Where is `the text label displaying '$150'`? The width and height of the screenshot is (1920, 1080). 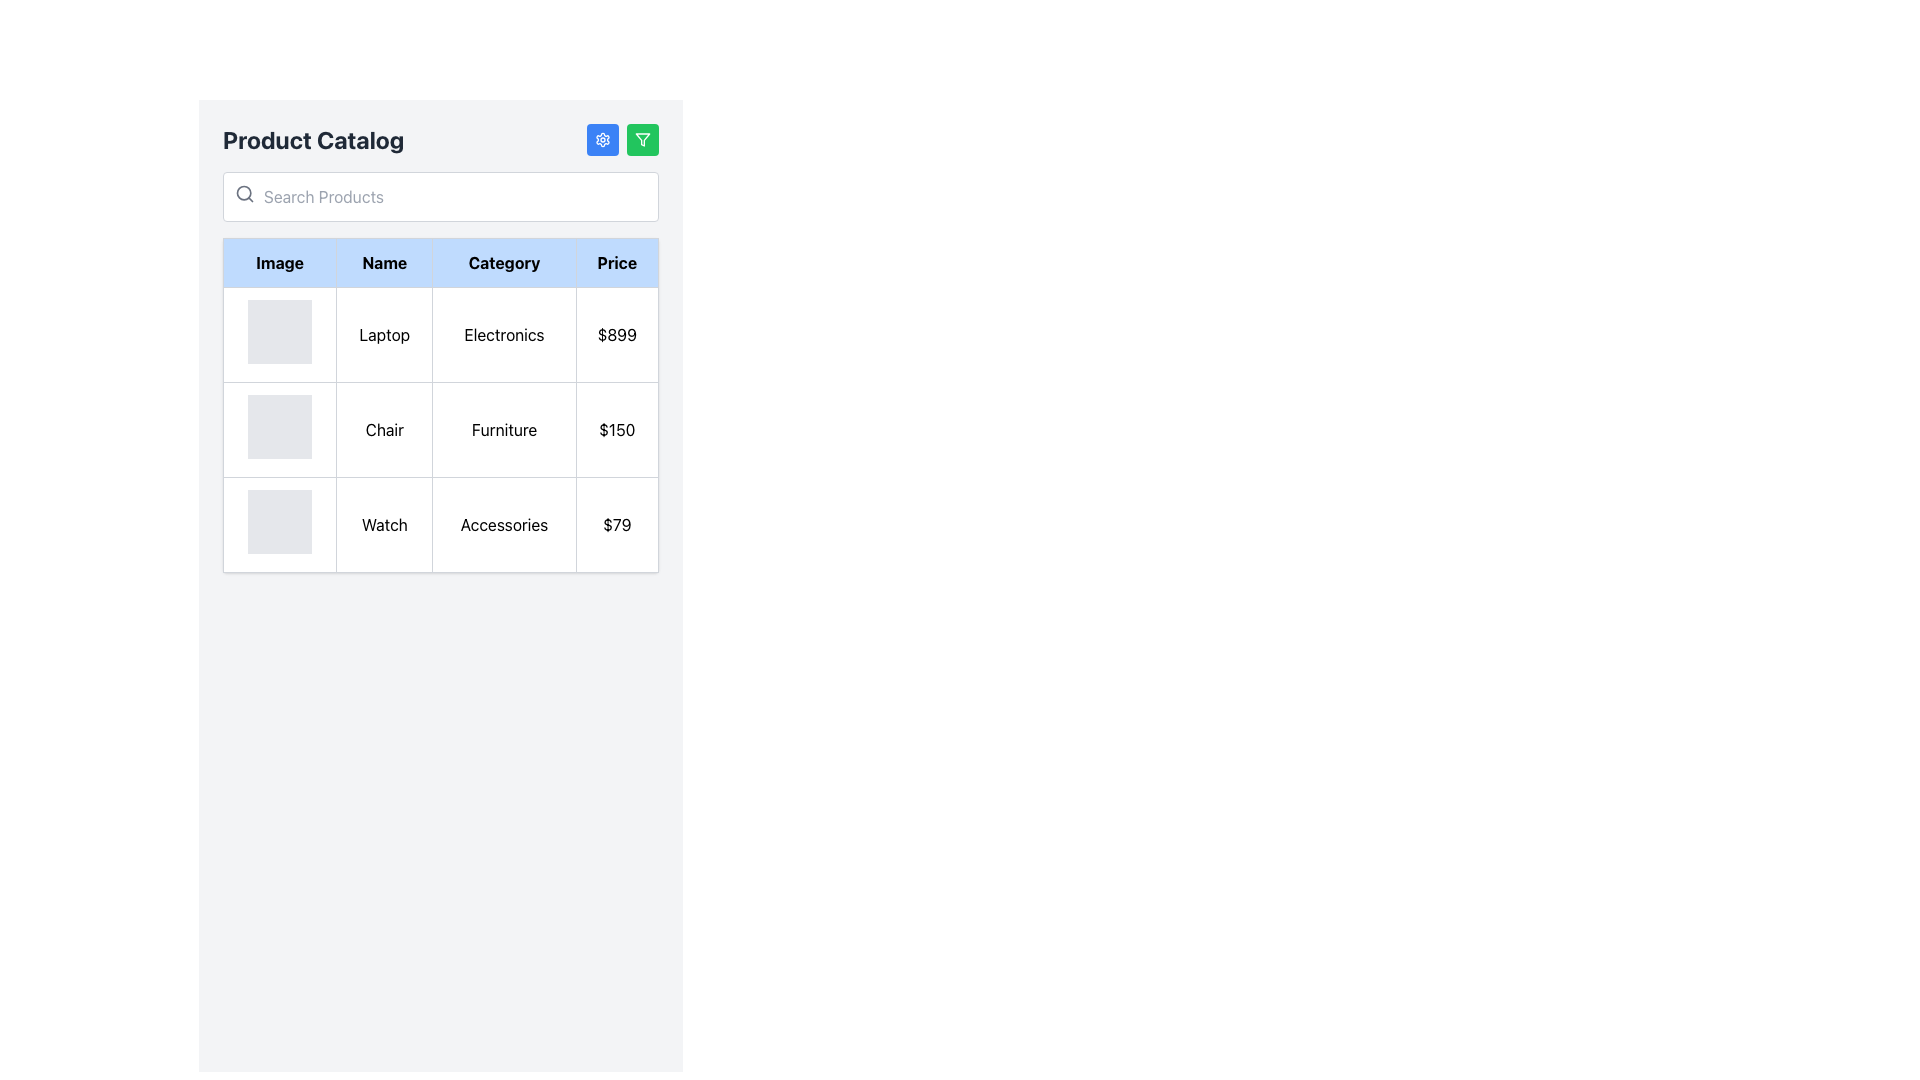
the text label displaying '$150' is located at coordinates (616, 428).